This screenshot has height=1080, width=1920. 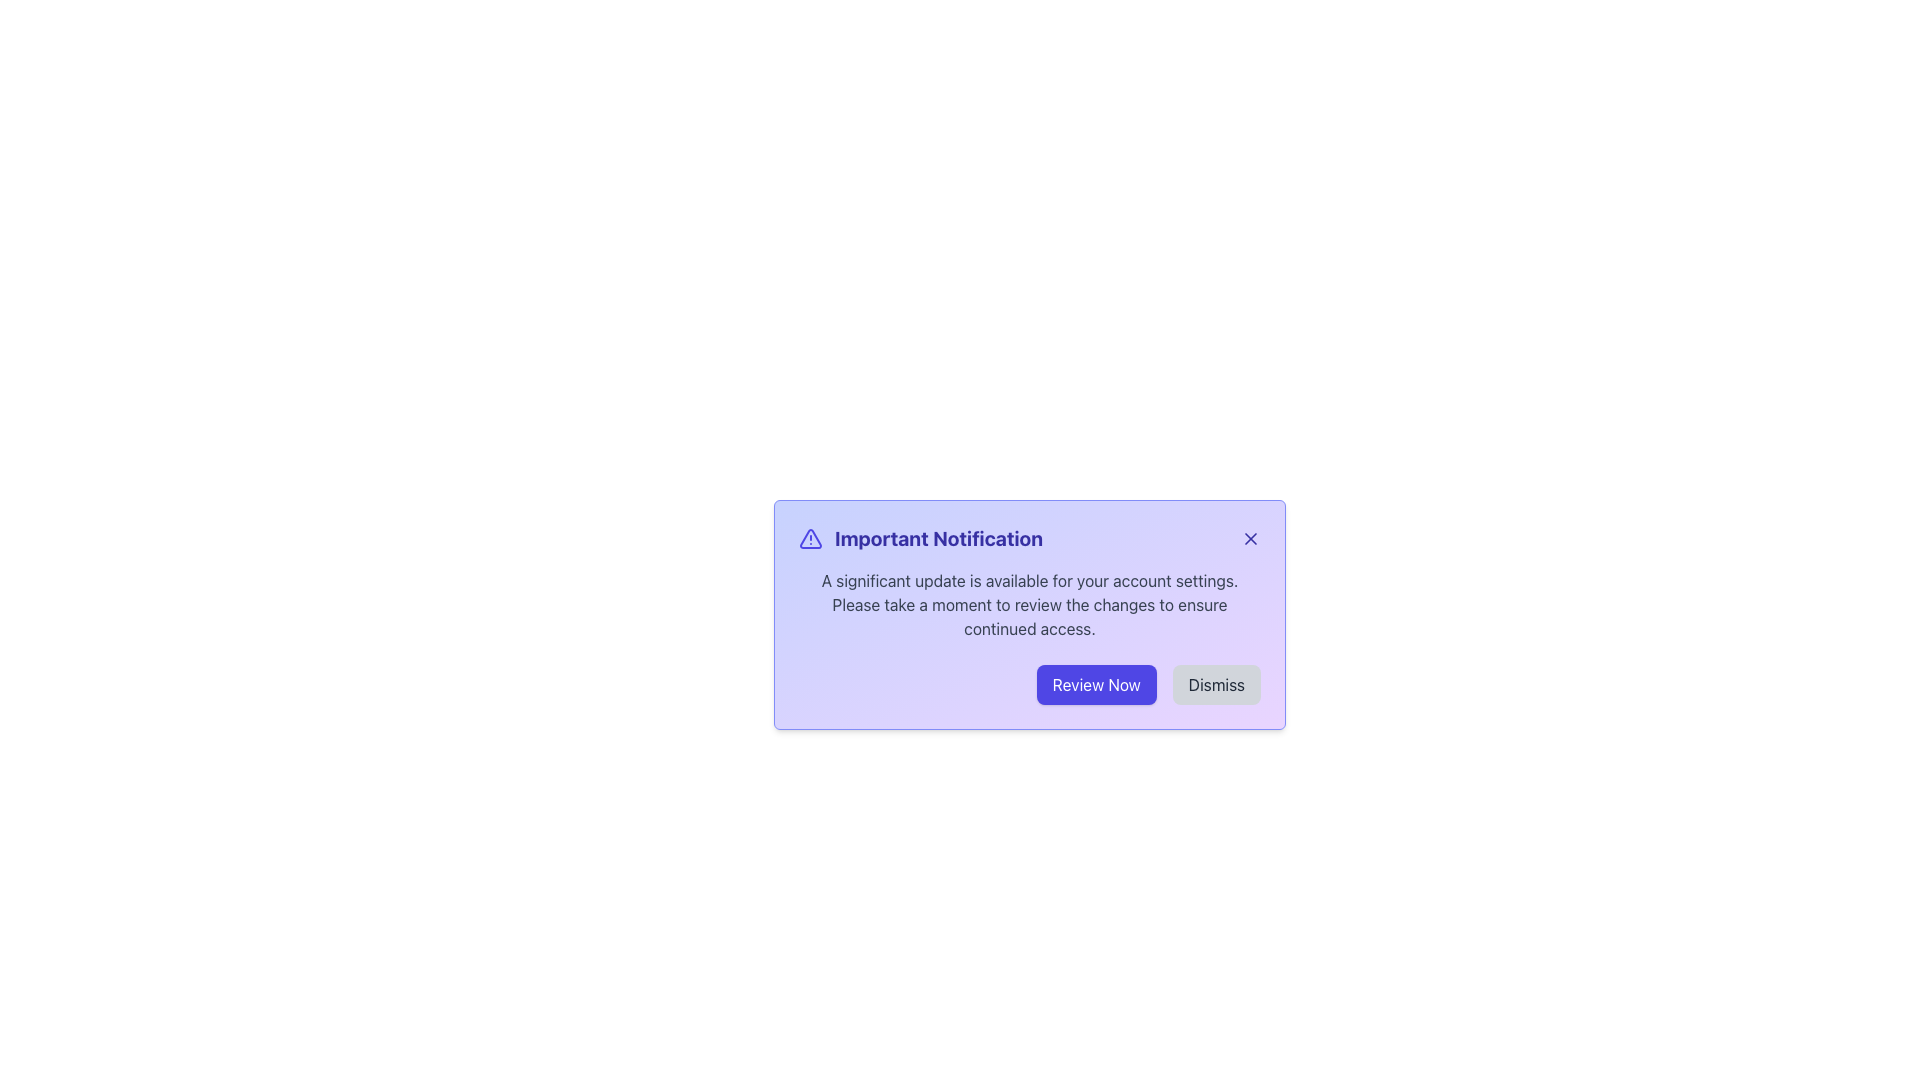 What do you see at coordinates (811, 538) in the screenshot?
I see `the warning icon located to the left of the 'Important Notification' text within the notification box to indicate its significance` at bounding box center [811, 538].